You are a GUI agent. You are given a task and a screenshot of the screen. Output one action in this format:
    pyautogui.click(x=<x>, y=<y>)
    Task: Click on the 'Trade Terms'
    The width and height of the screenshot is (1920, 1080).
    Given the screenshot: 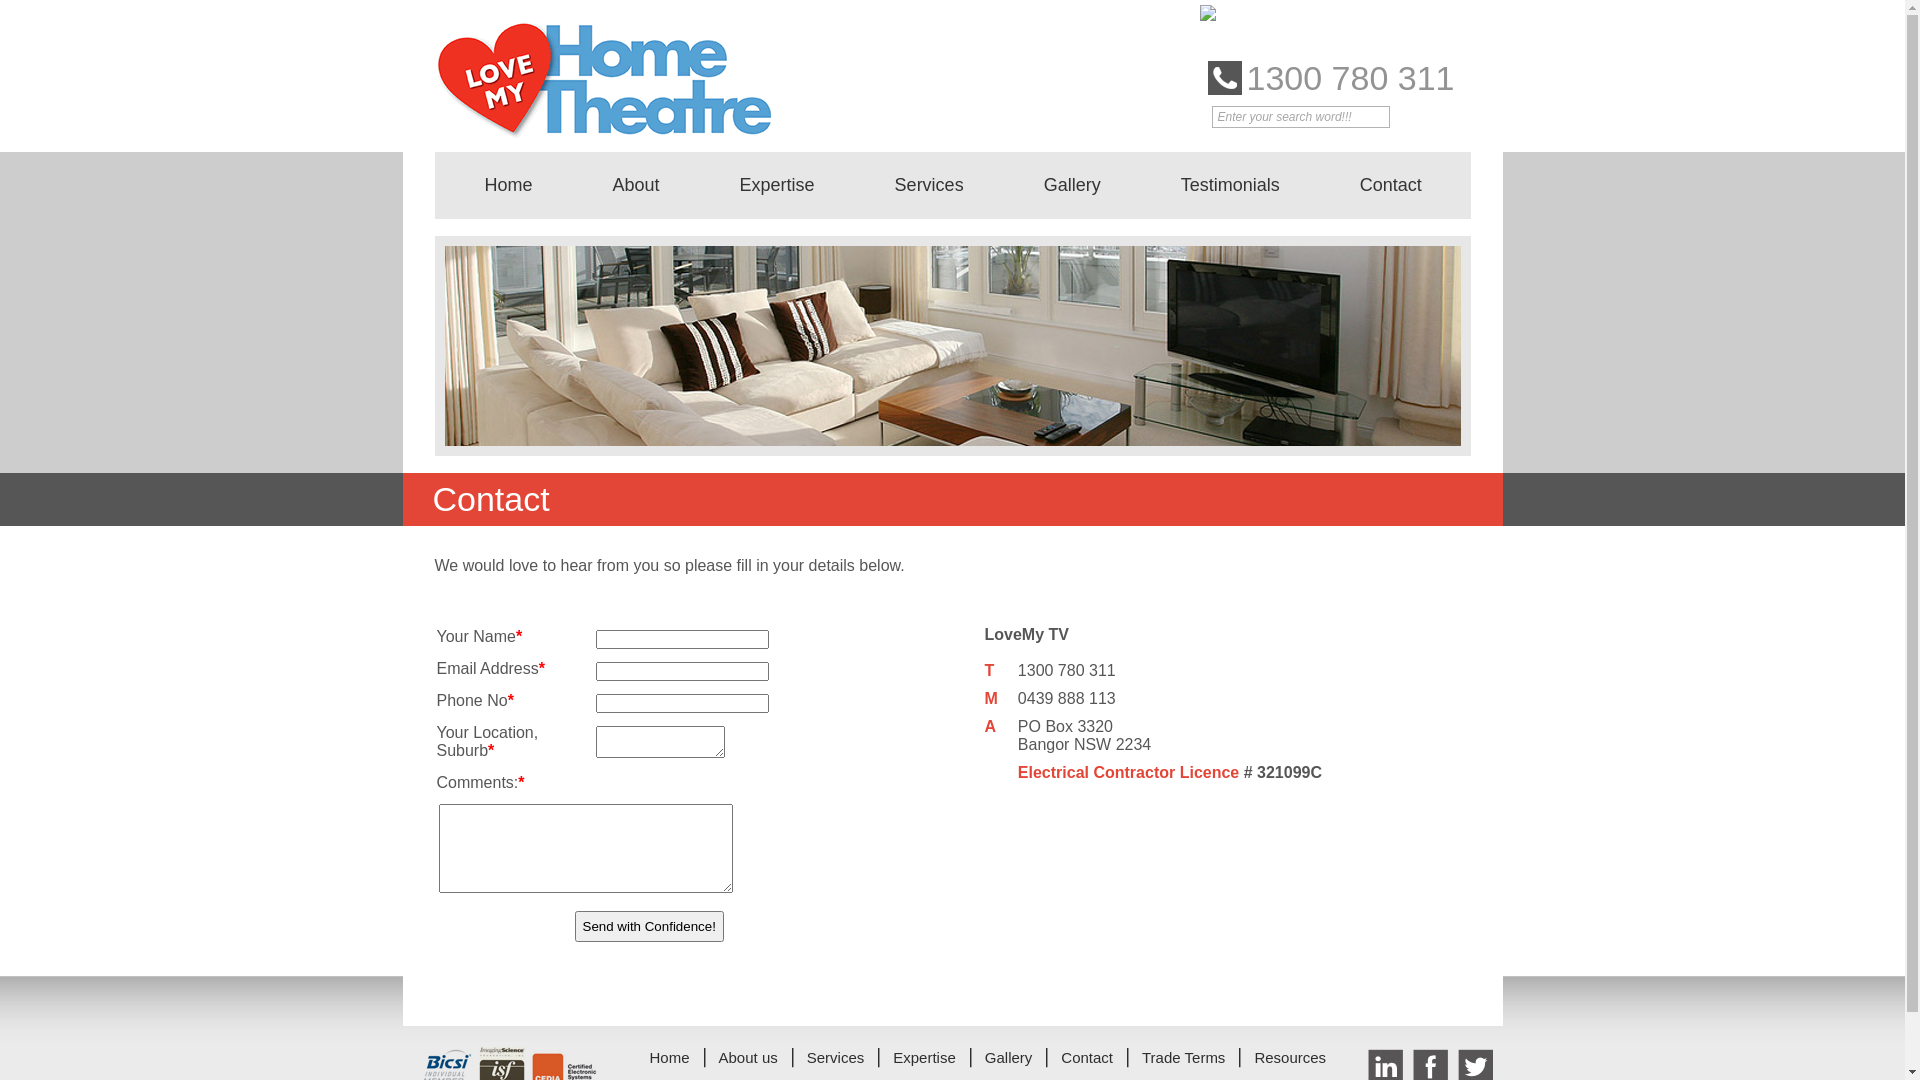 What is the action you would take?
    pyautogui.click(x=1183, y=1056)
    